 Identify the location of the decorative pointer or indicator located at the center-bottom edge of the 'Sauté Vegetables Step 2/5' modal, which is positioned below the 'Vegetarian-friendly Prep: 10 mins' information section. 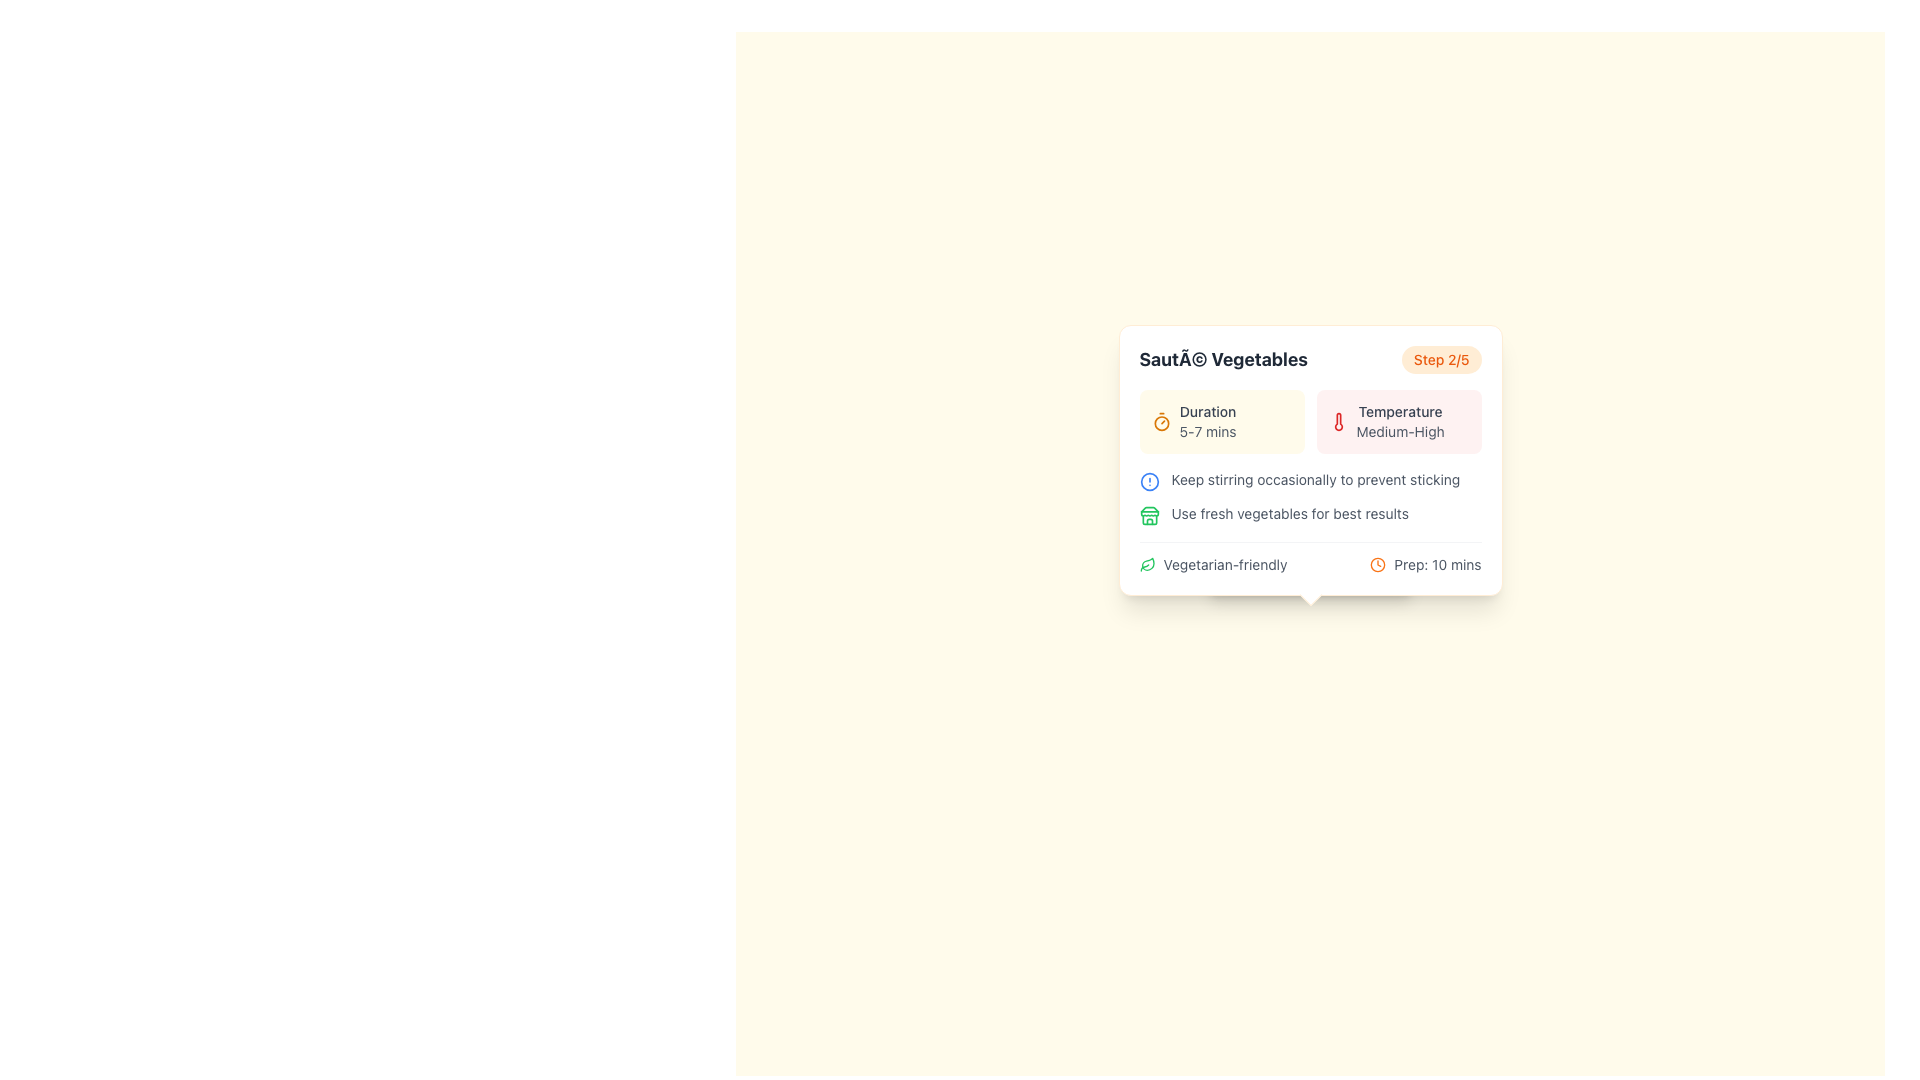
(1310, 593).